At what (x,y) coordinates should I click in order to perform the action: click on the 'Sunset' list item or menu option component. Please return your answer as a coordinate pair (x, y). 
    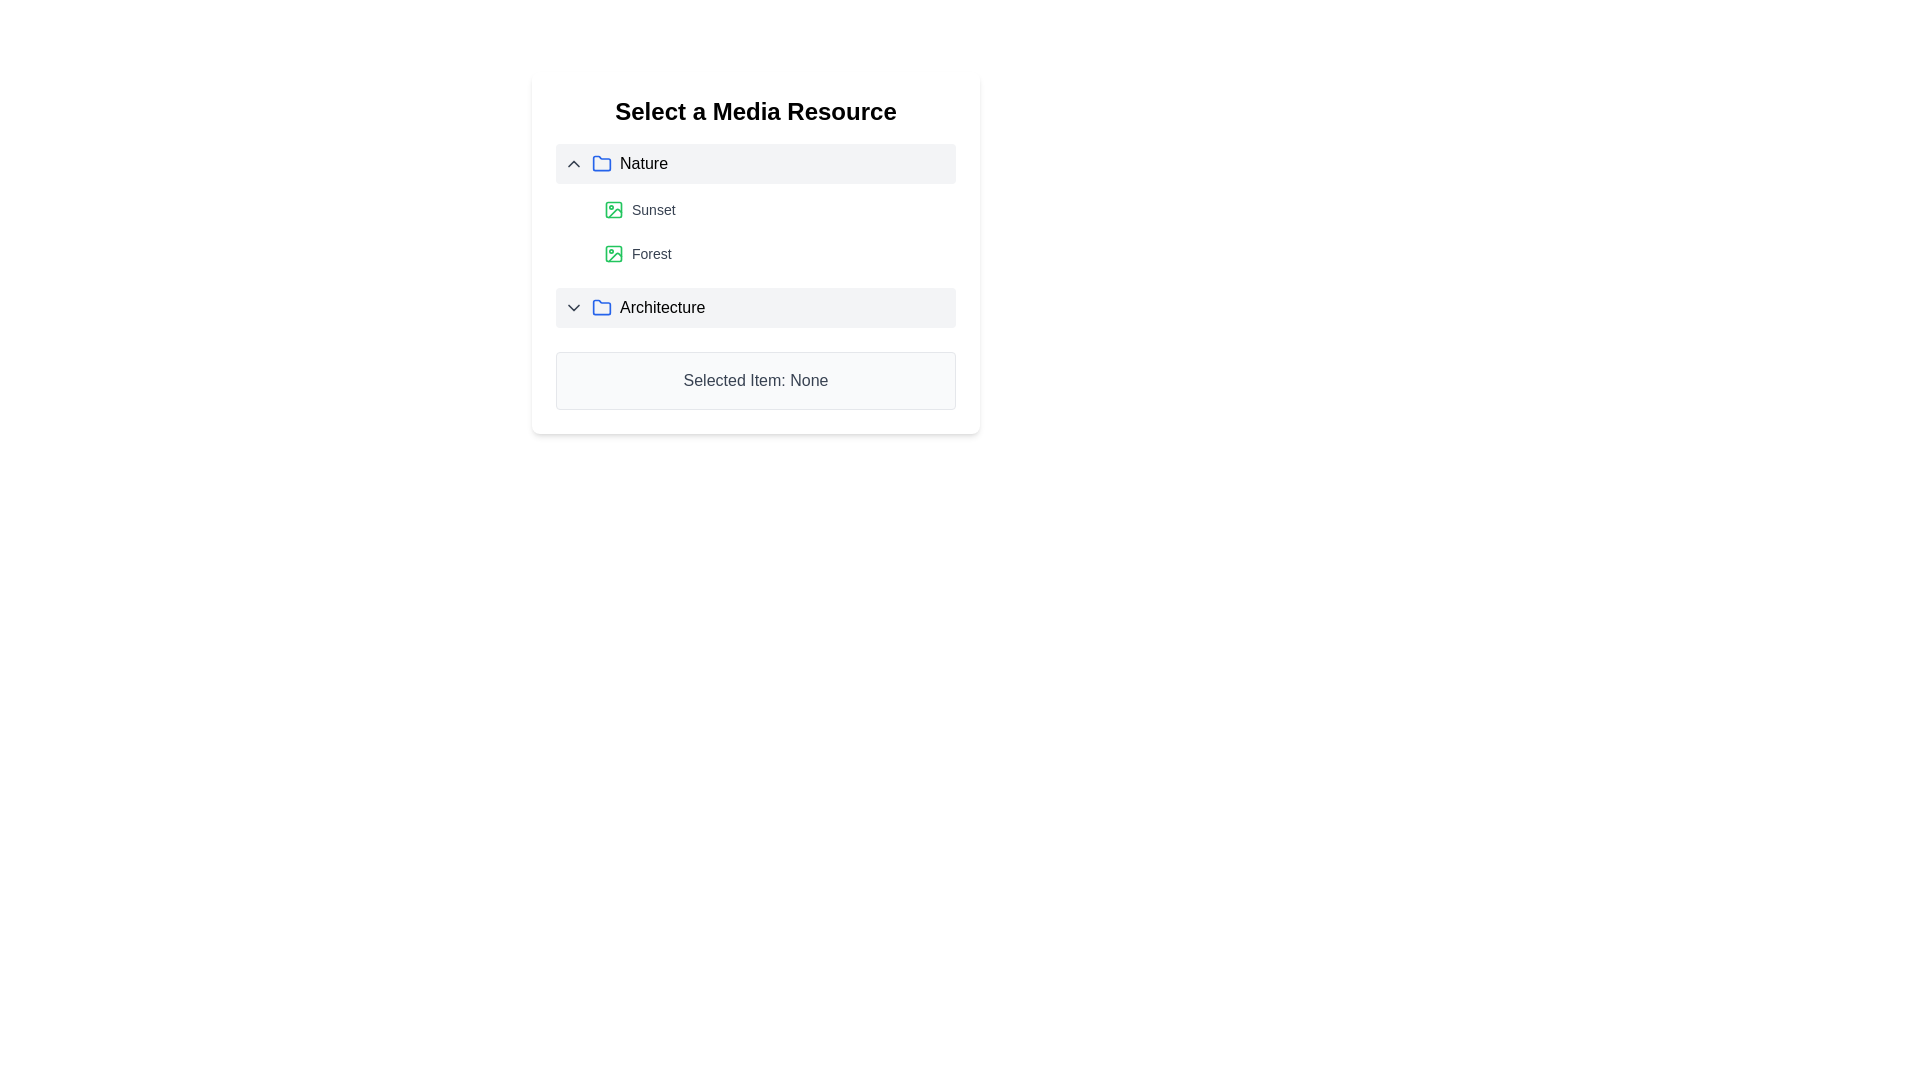
    Looking at the image, I should click on (775, 209).